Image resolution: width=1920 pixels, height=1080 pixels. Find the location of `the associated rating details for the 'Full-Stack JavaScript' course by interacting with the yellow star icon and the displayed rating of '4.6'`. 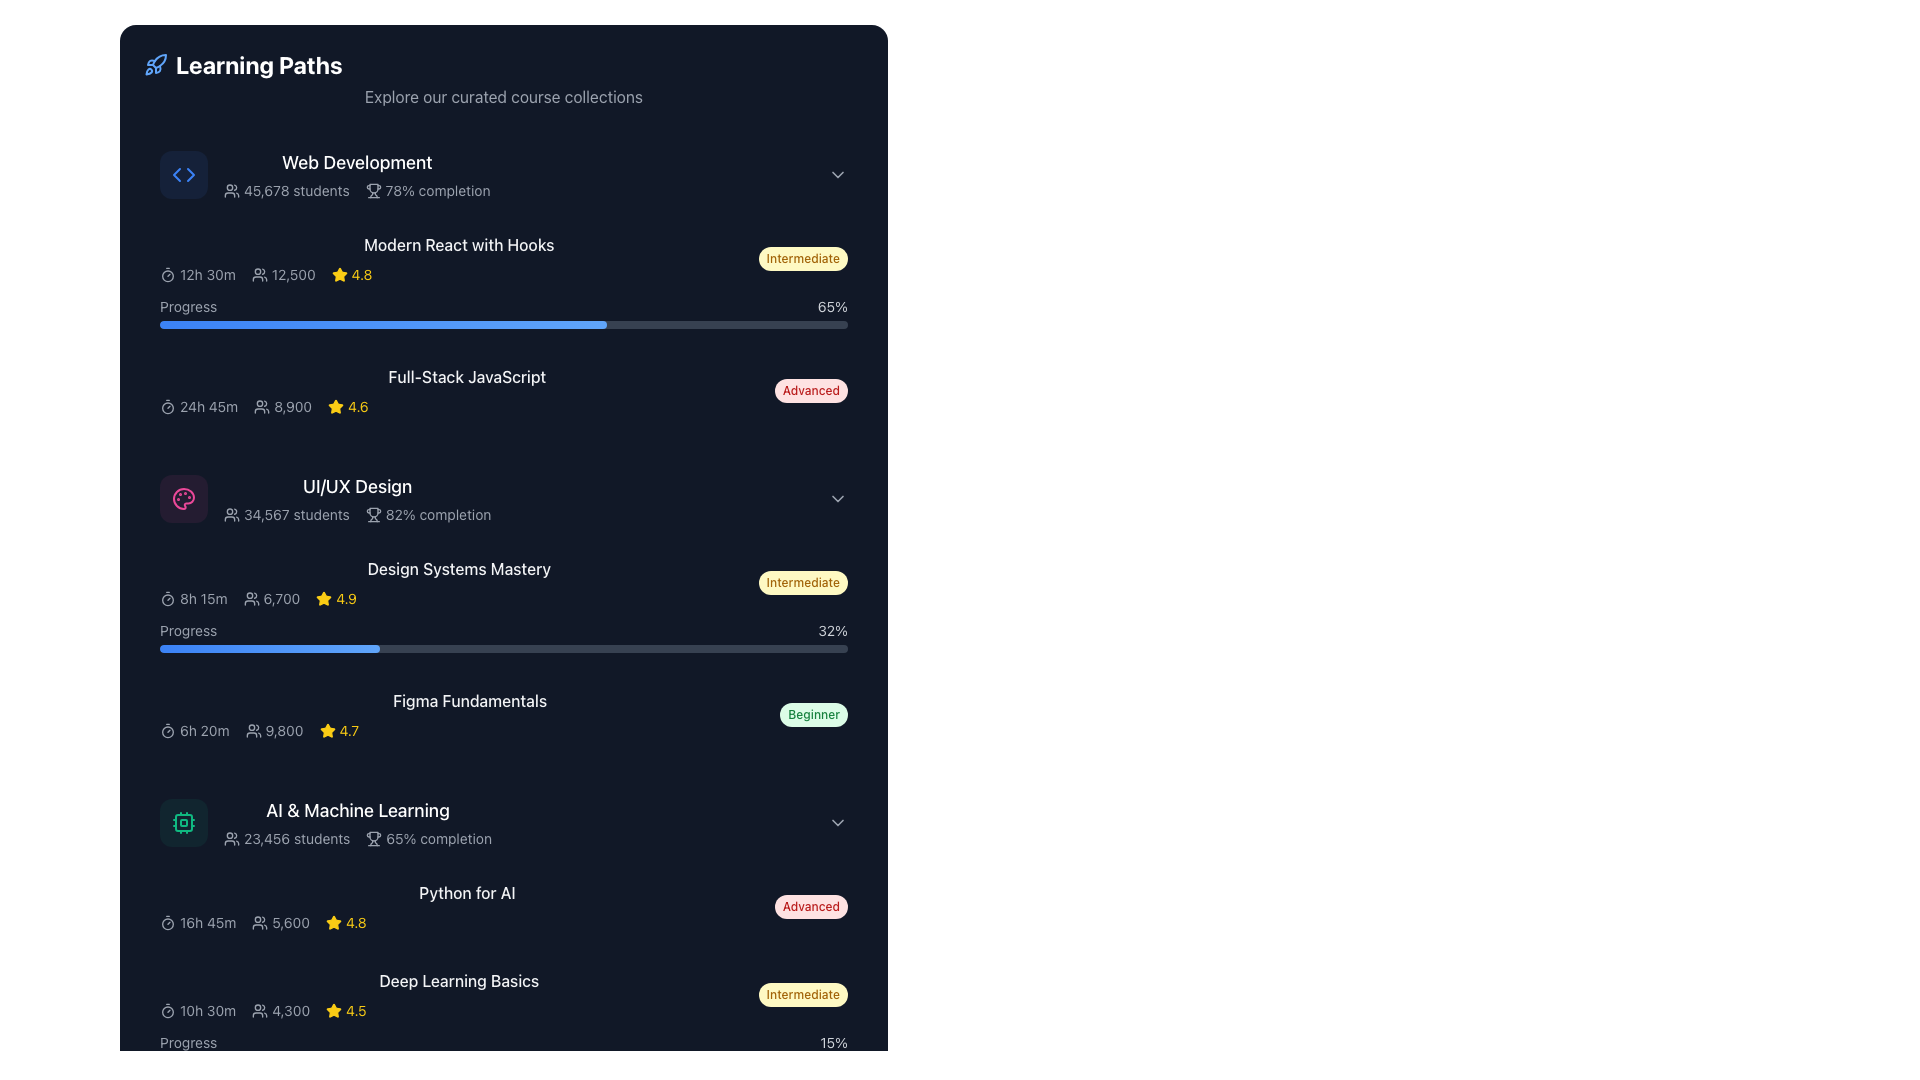

the associated rating details for the 'Full-Stack JavaScript' course by interacting with the yellow star icon and the displayed rating of '4.6' is located at coordinates (348, 406).